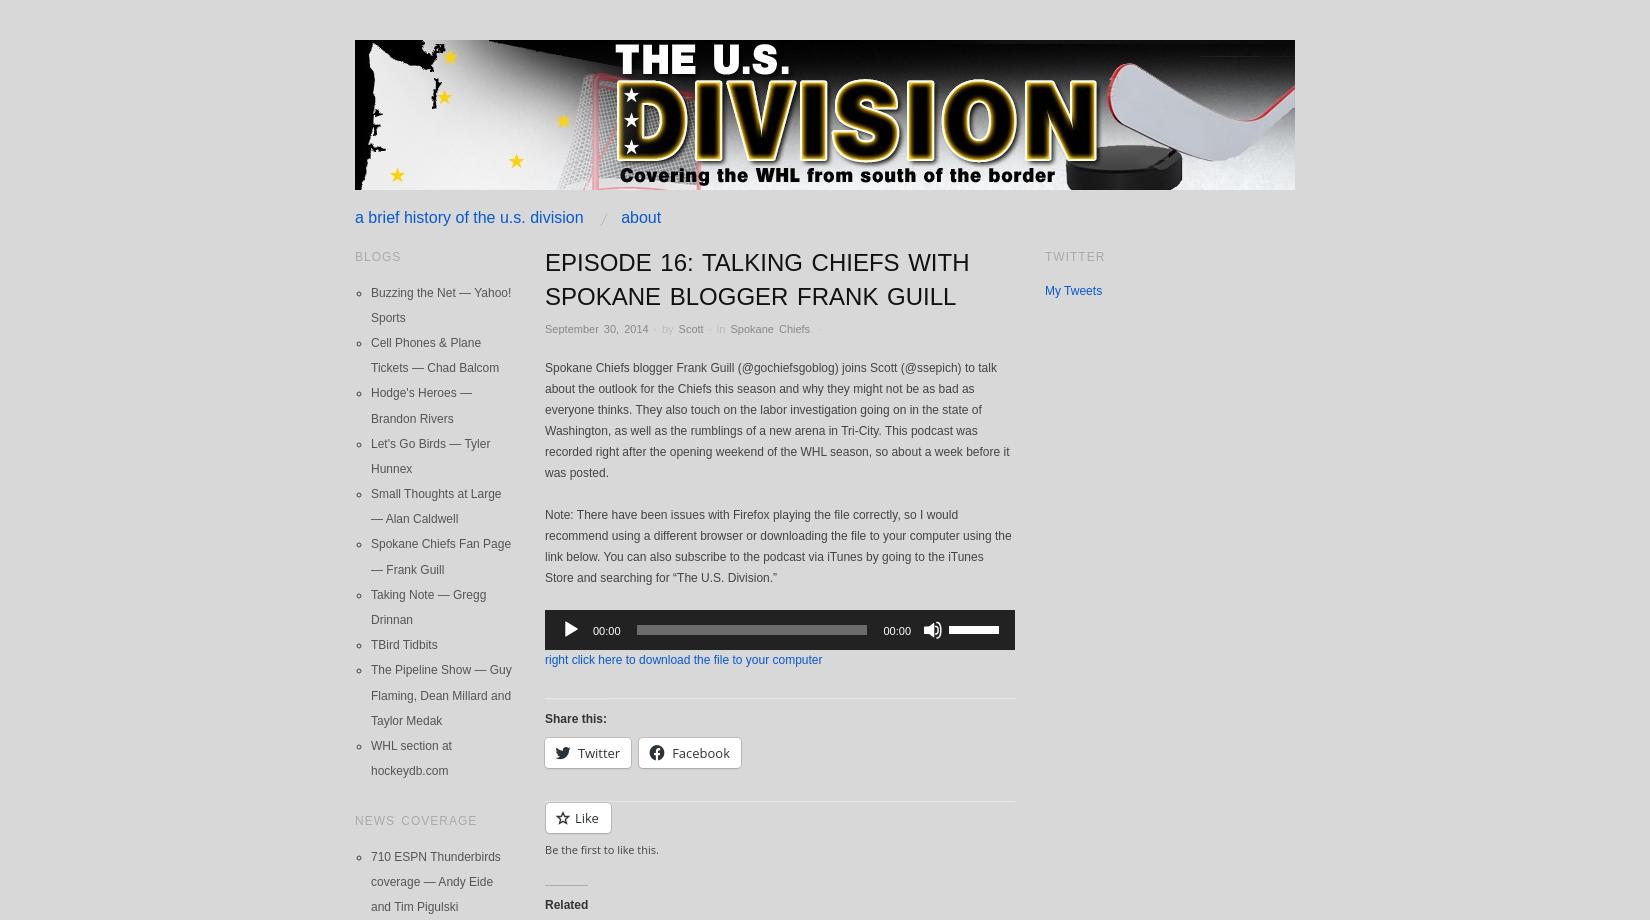 This screenshot has width=1650, height=920. I want to click on 'Share this:', so click(575, 717).